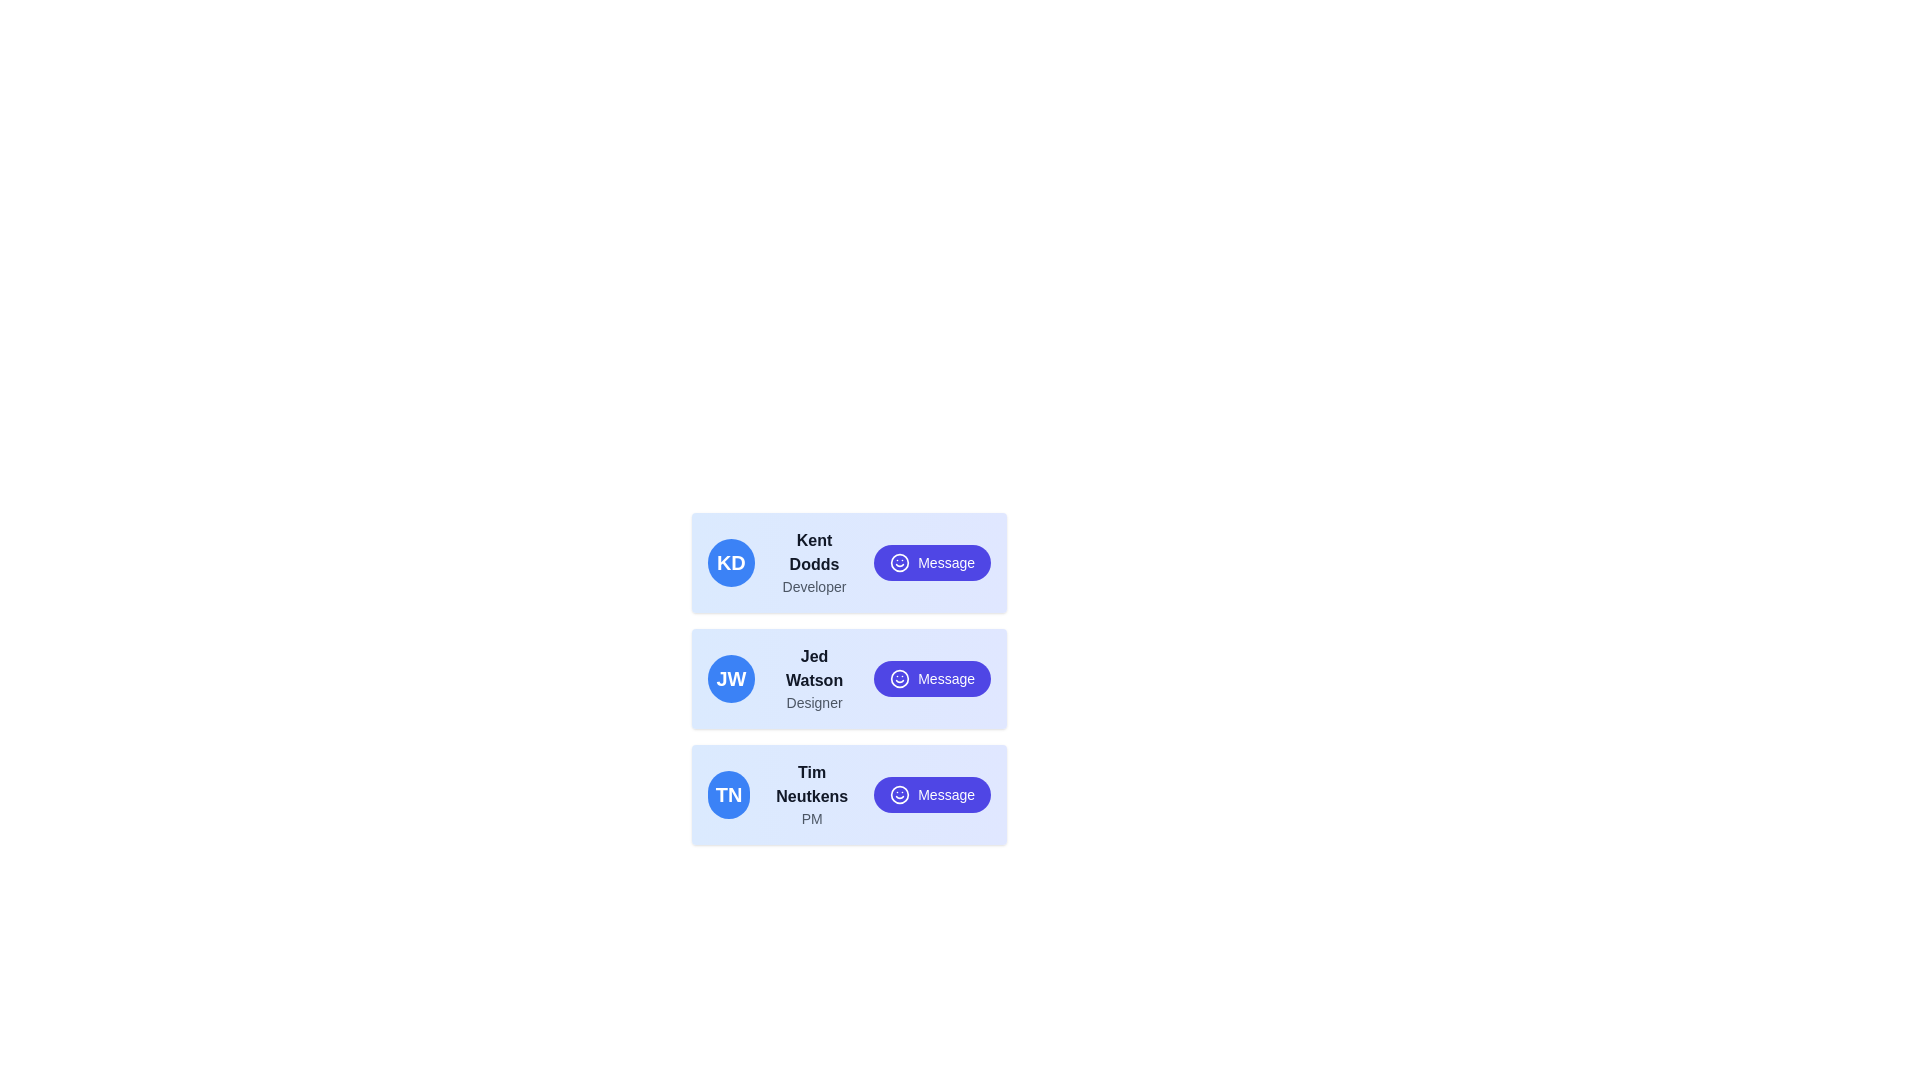  Describe the element at coordinates (899, 677) in the screenshot. I see `the circular outline within the smiley face icon in the button next to 'Jed Watson' profile` at that location.